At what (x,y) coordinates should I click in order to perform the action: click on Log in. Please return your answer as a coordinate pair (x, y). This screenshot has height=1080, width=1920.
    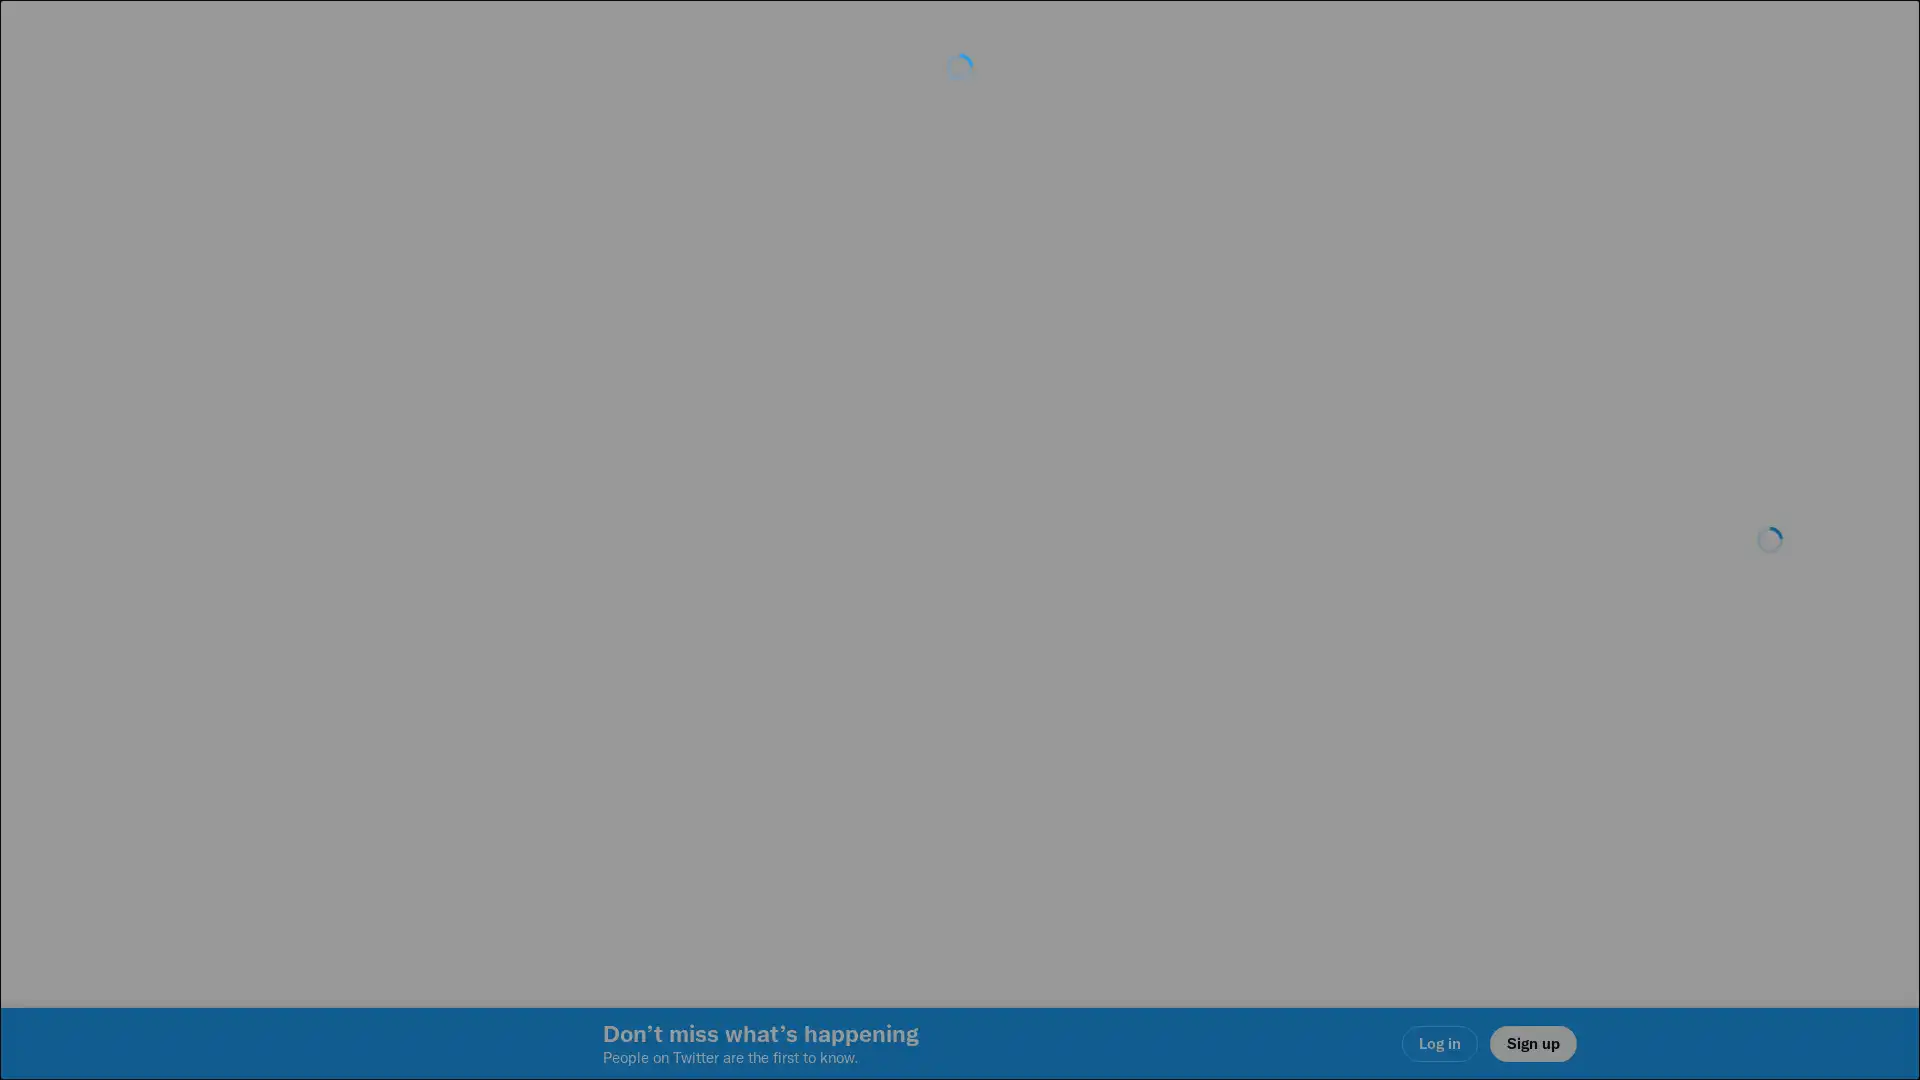
    Looking at the image, I should click on (1200, 681).